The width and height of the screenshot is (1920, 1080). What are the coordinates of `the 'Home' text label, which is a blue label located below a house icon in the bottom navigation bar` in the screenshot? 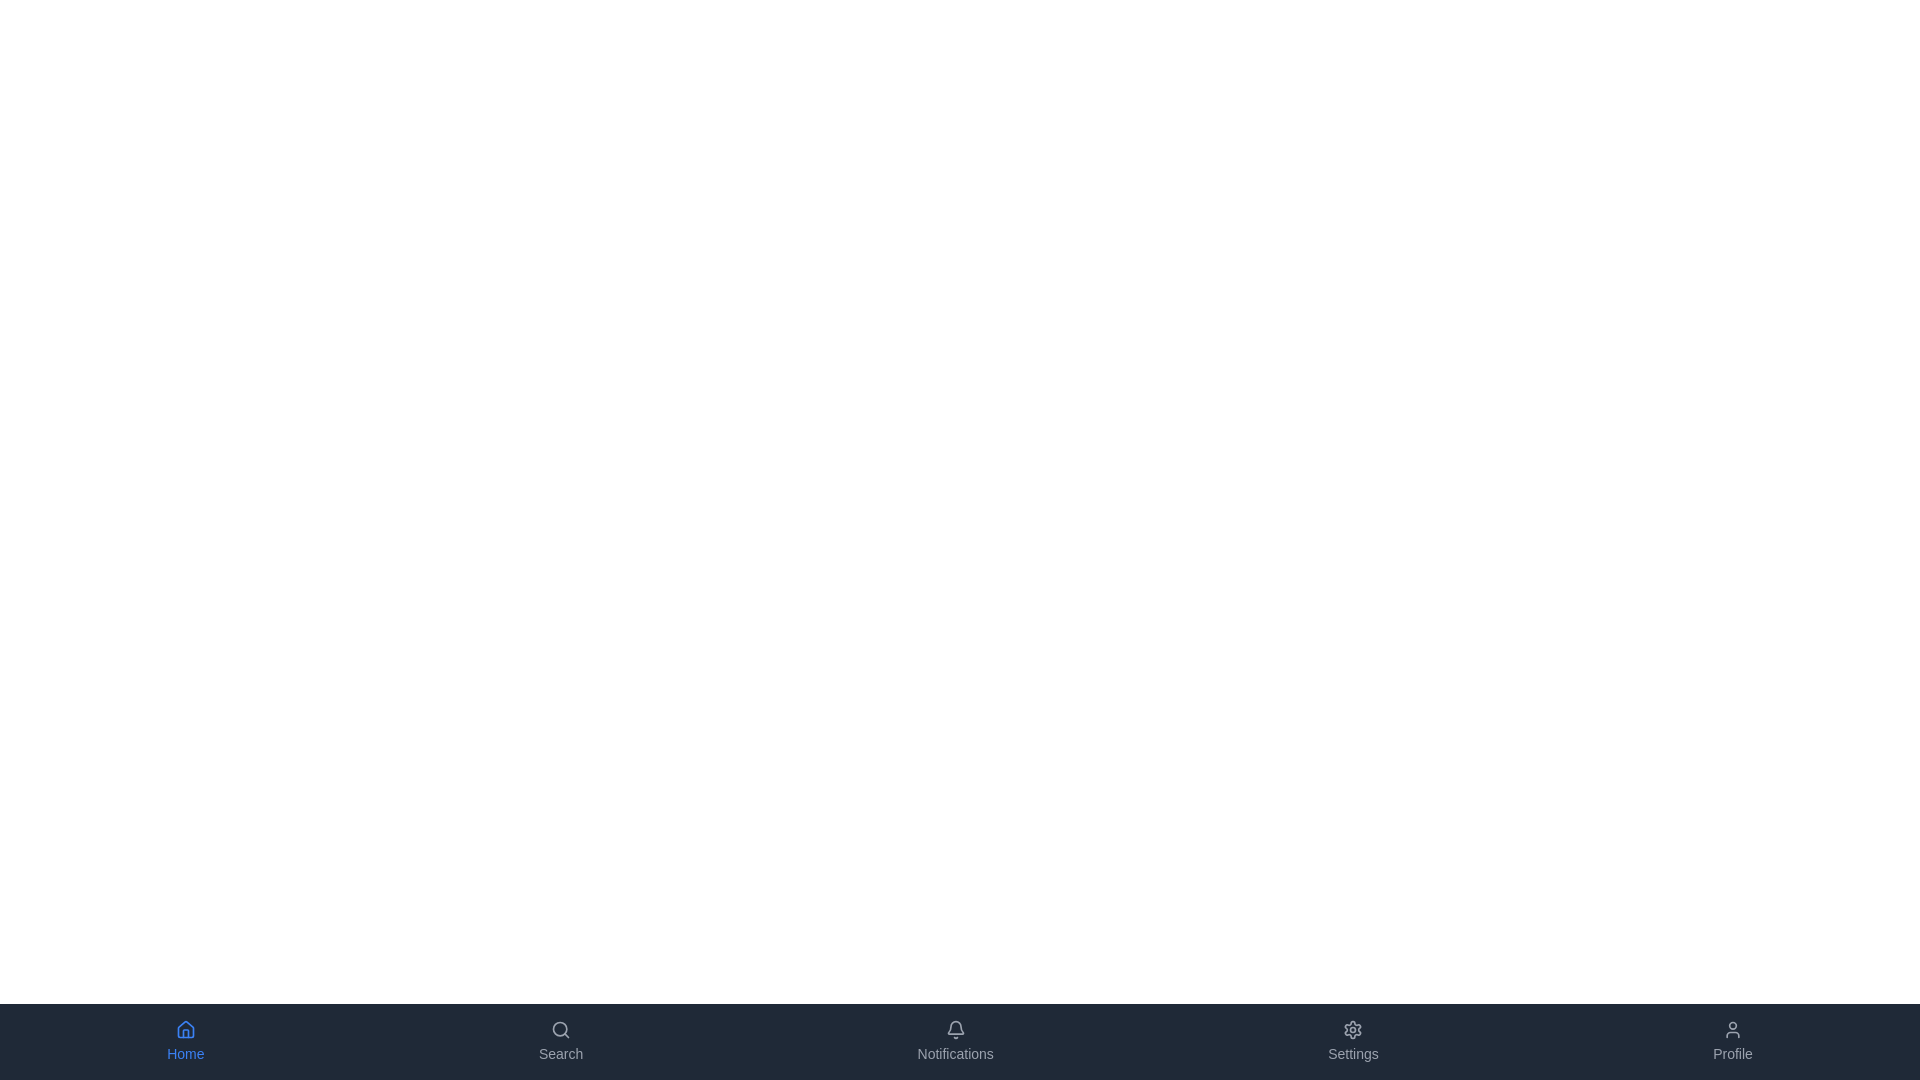 It's located at (185, 1052).